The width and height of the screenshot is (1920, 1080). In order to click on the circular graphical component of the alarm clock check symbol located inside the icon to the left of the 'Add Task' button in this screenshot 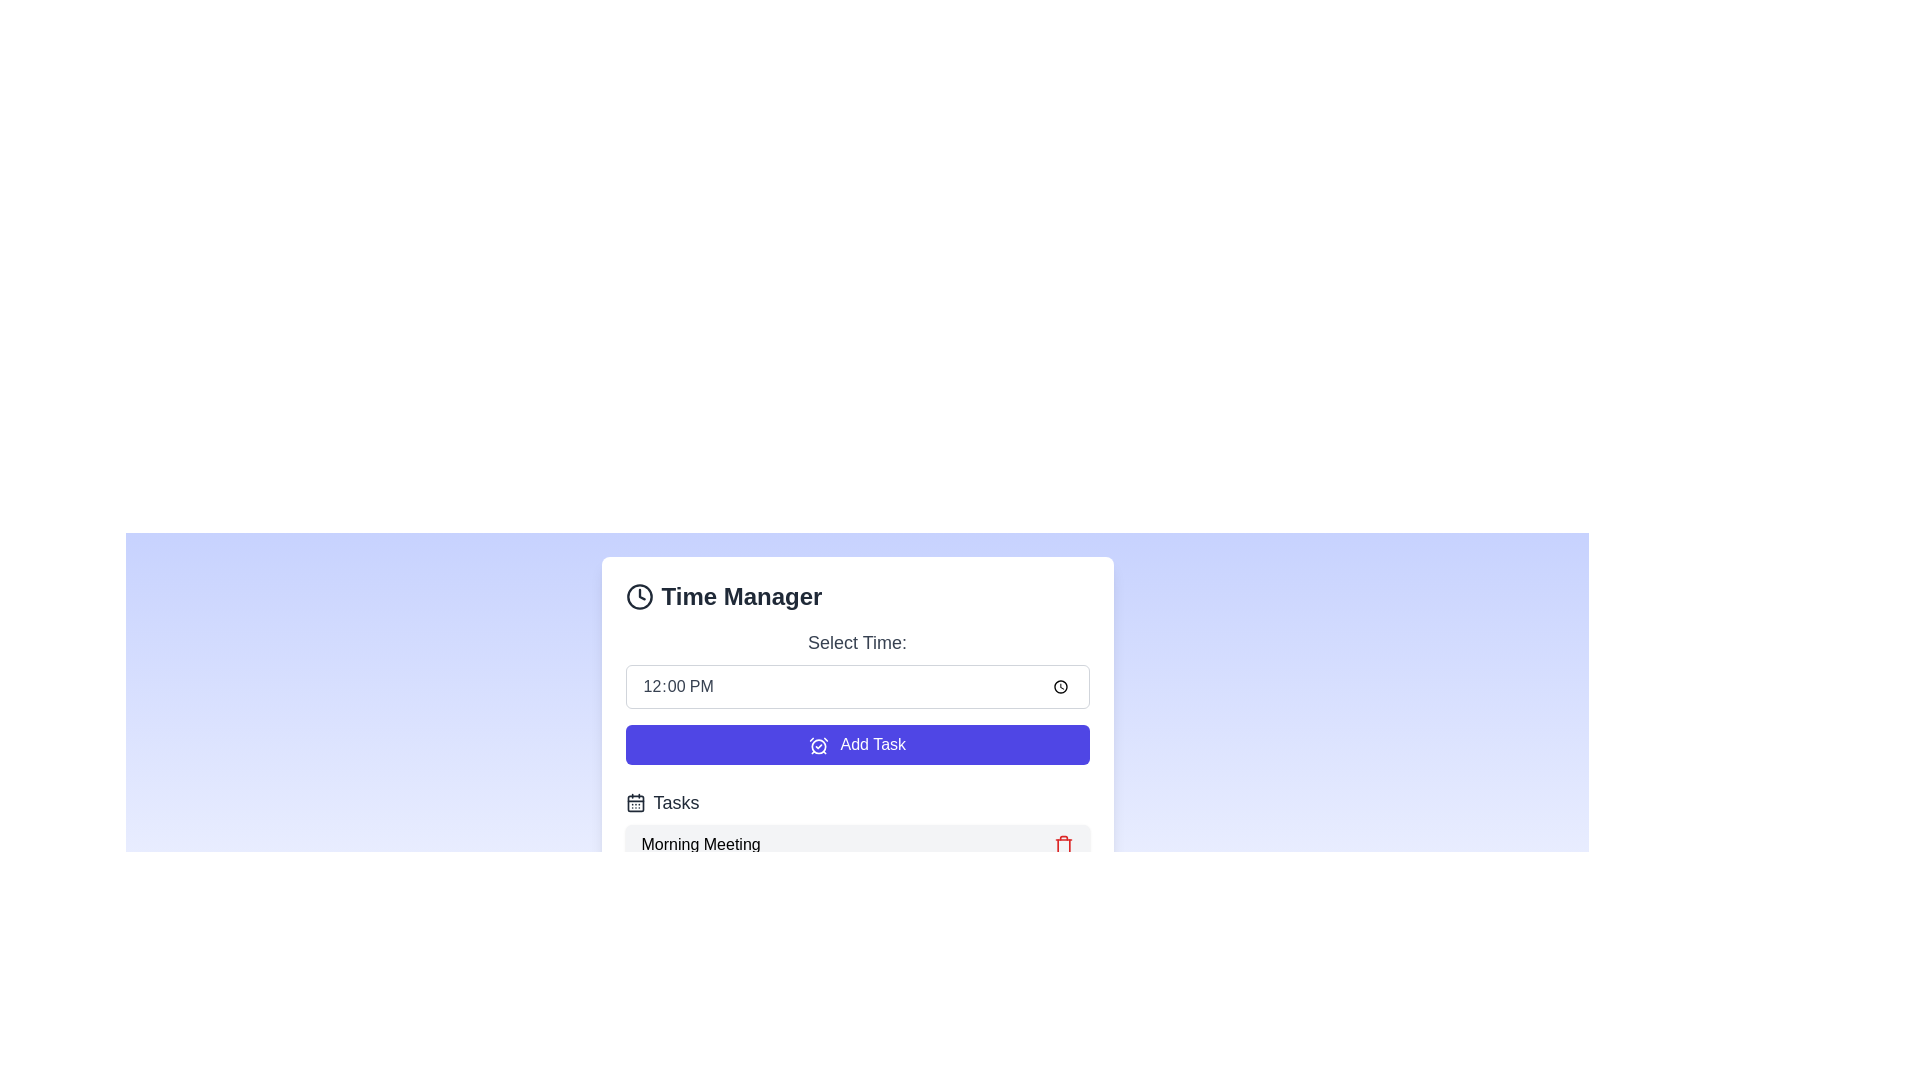, I will do `click(818, 746)`.